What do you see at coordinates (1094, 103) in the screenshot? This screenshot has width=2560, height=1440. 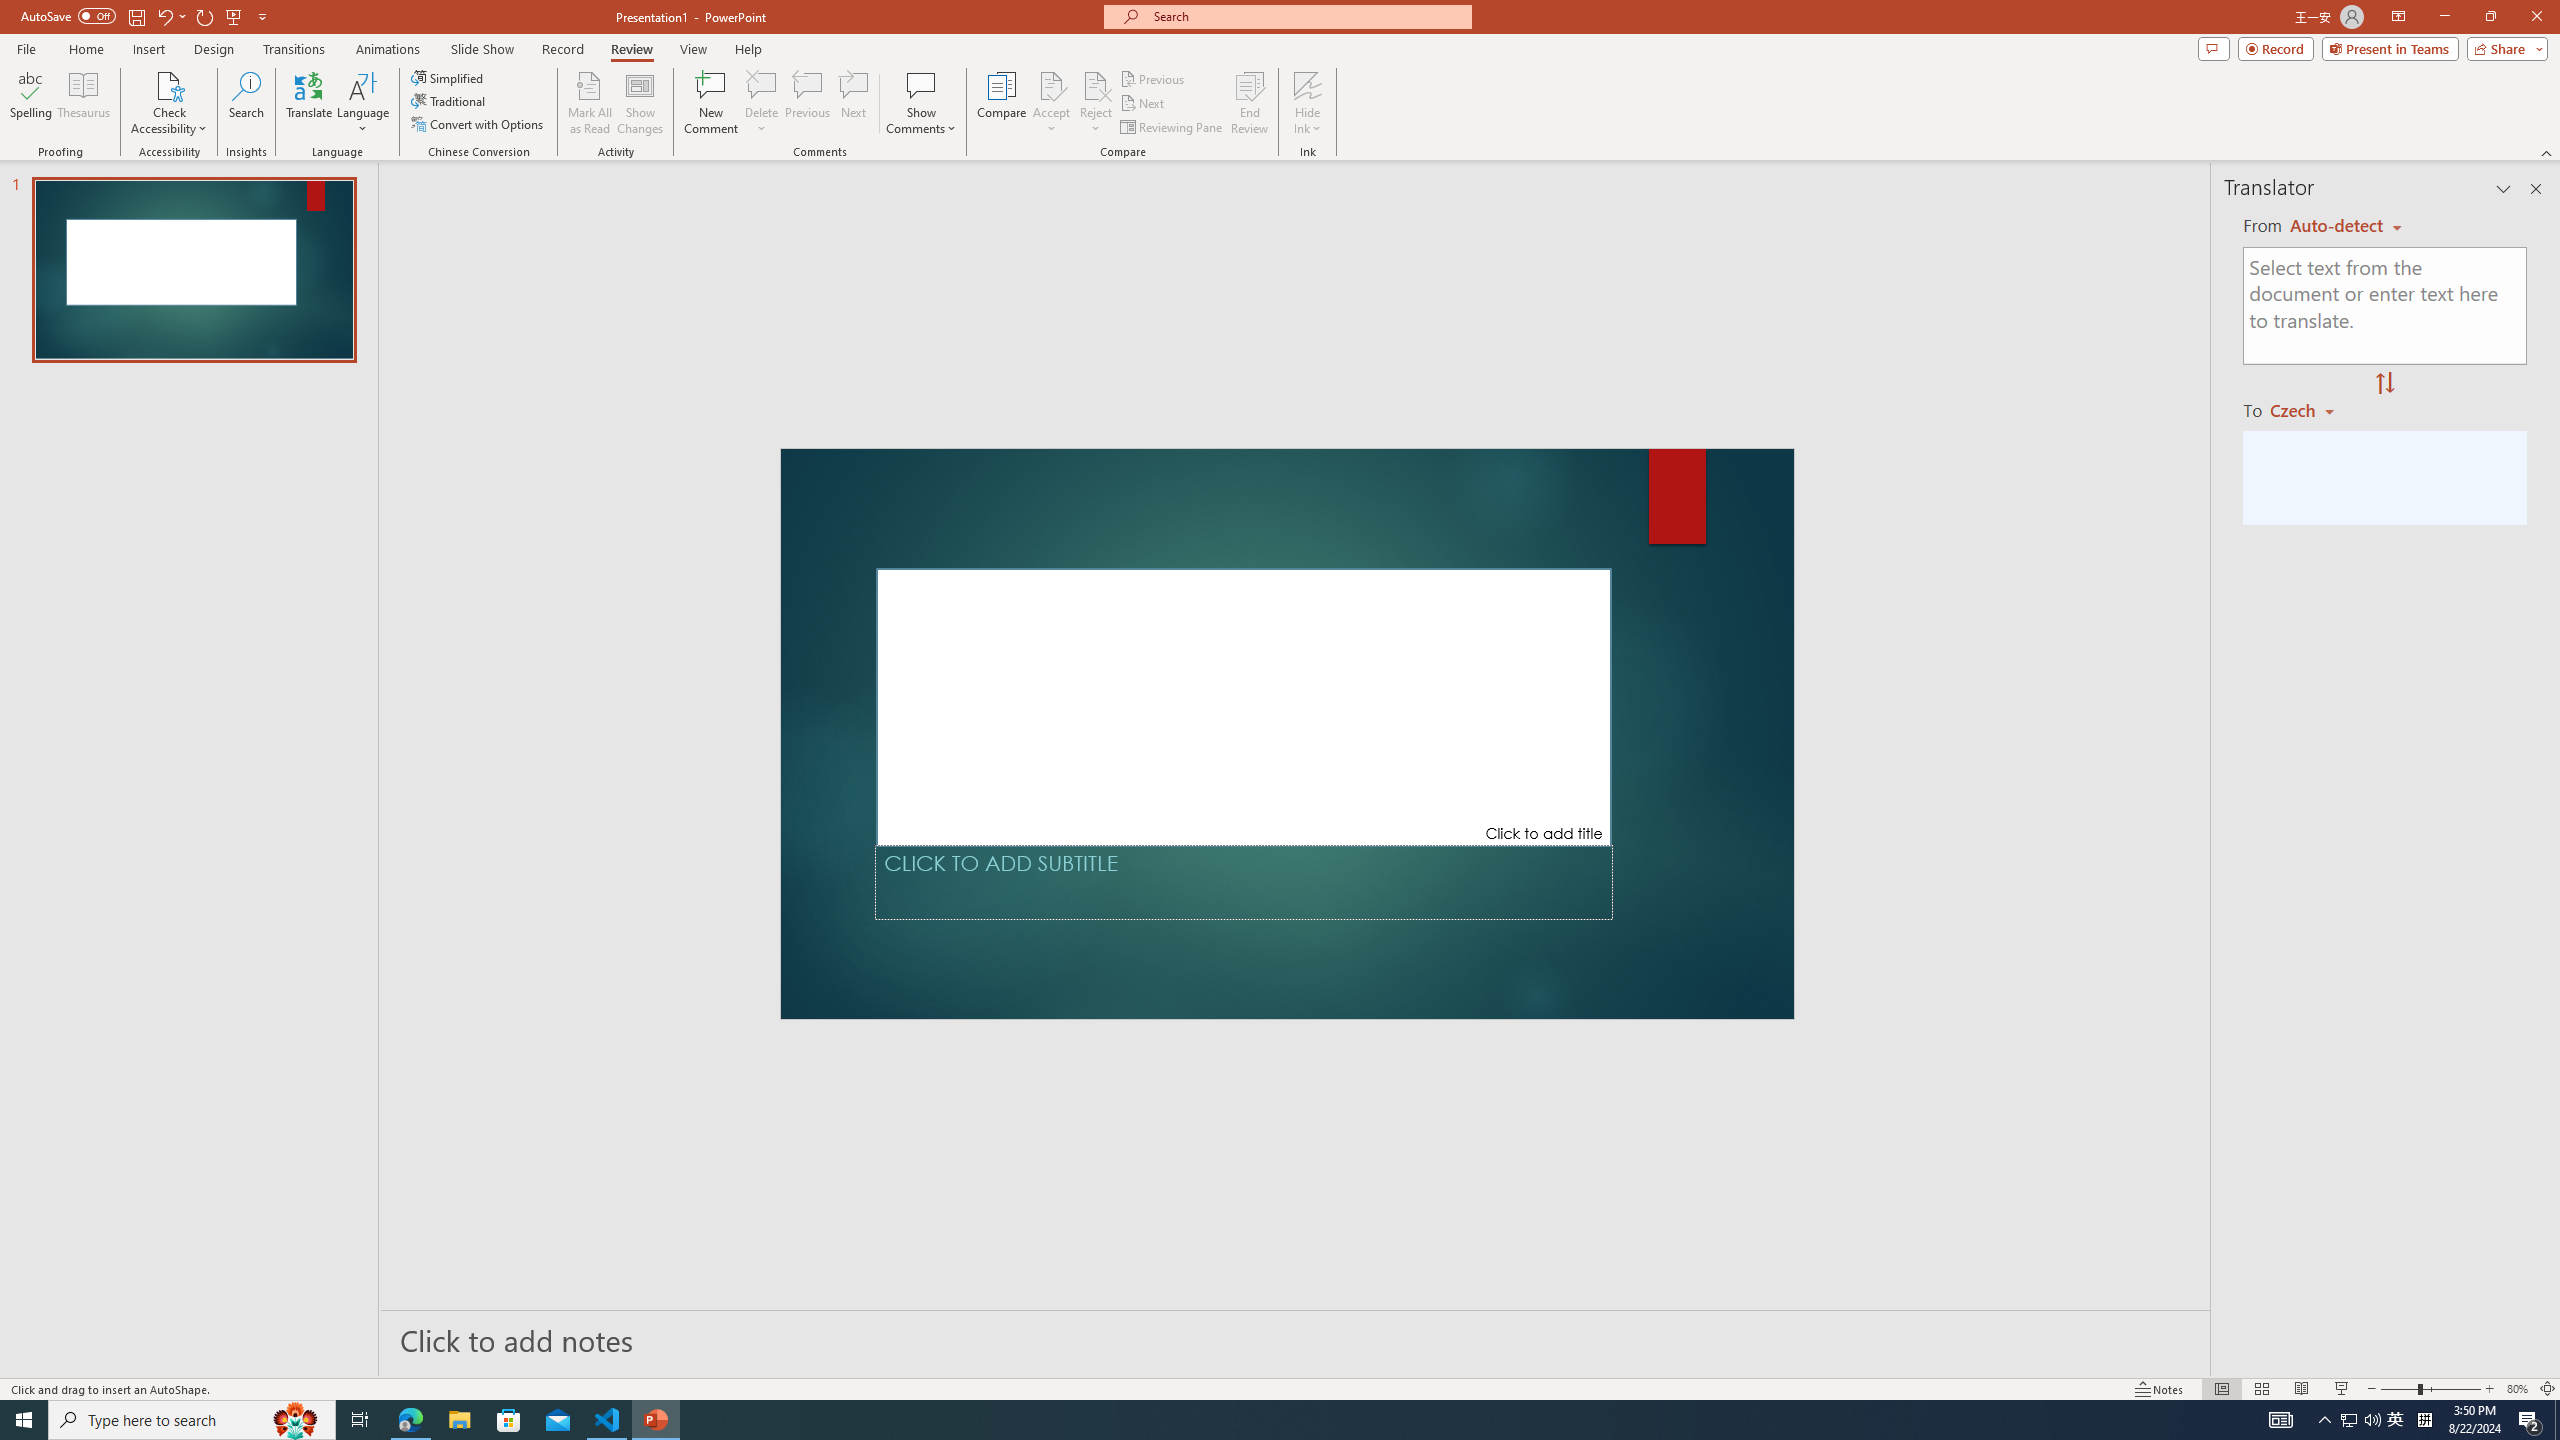 I see `'Reject'` at bounding box center [1094, 103].